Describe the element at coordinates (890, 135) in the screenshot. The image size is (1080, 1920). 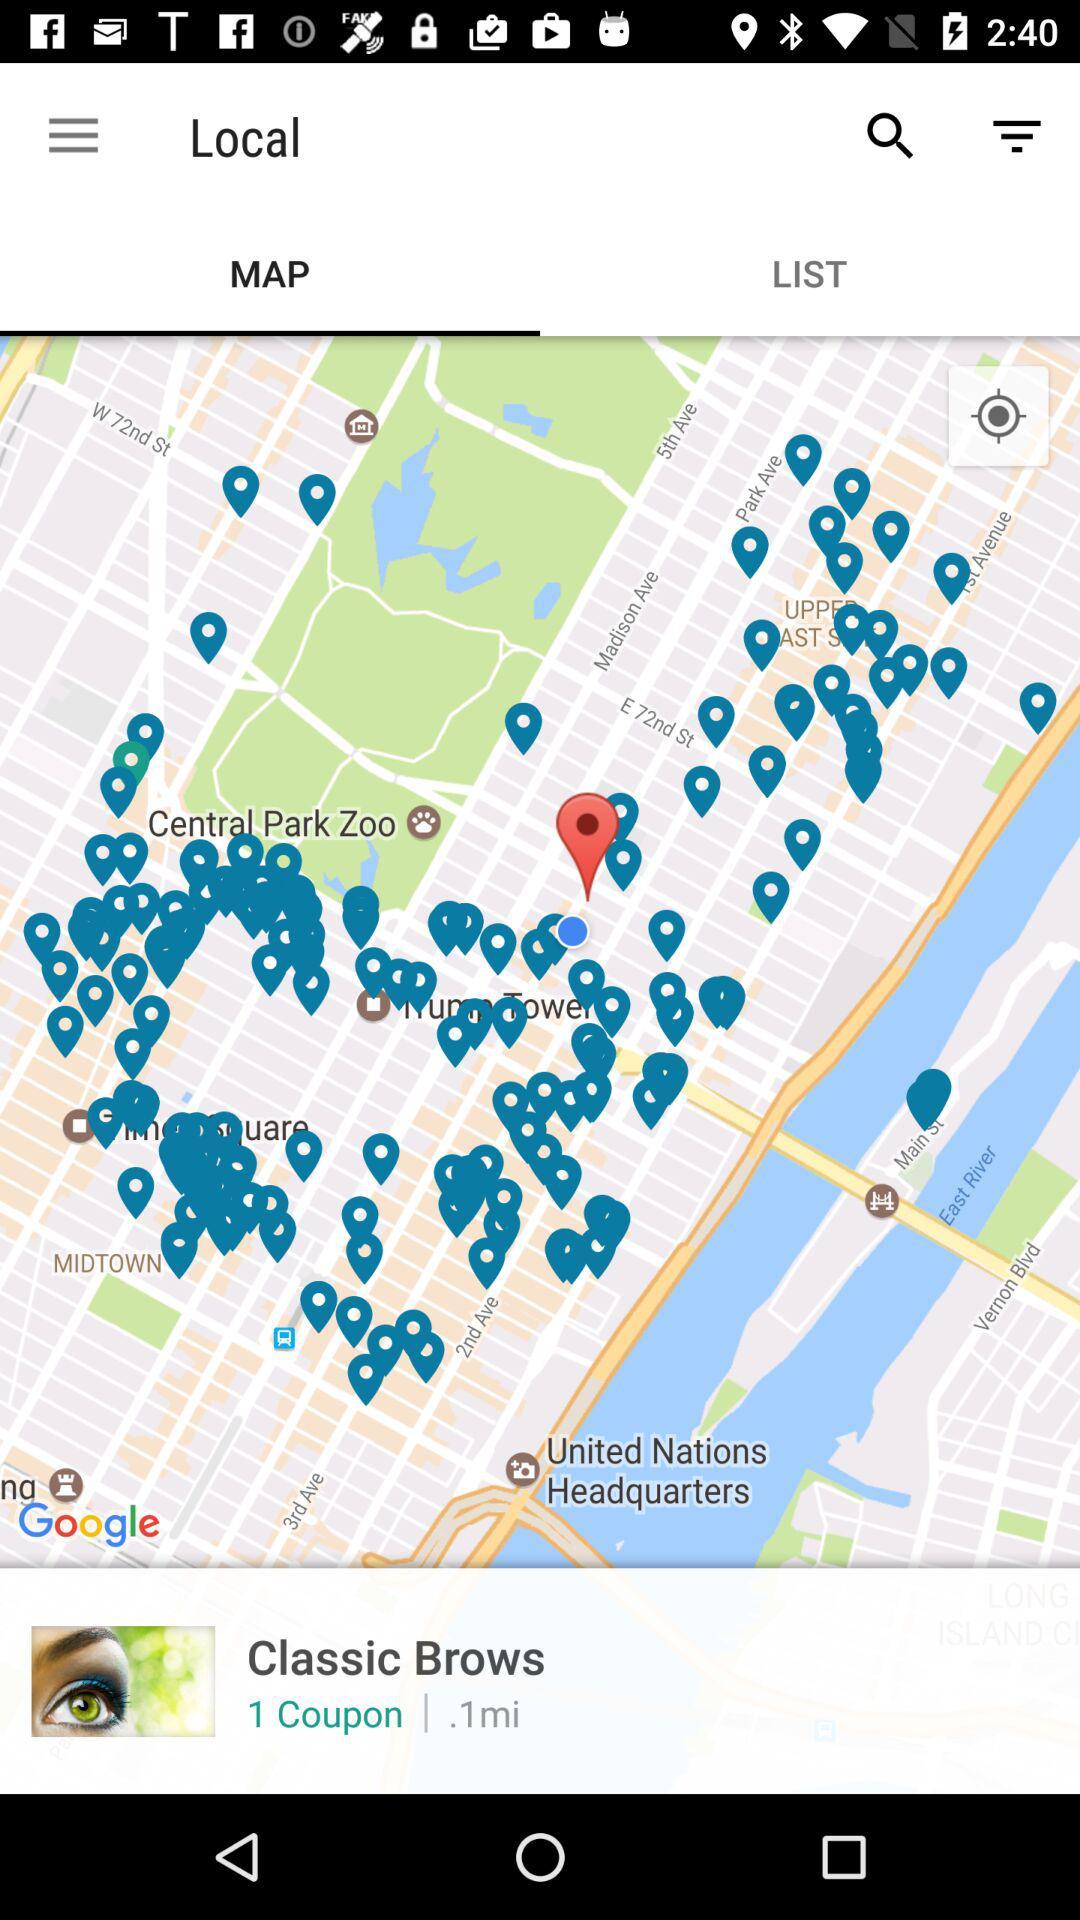
I see `the item above the list` at that location.